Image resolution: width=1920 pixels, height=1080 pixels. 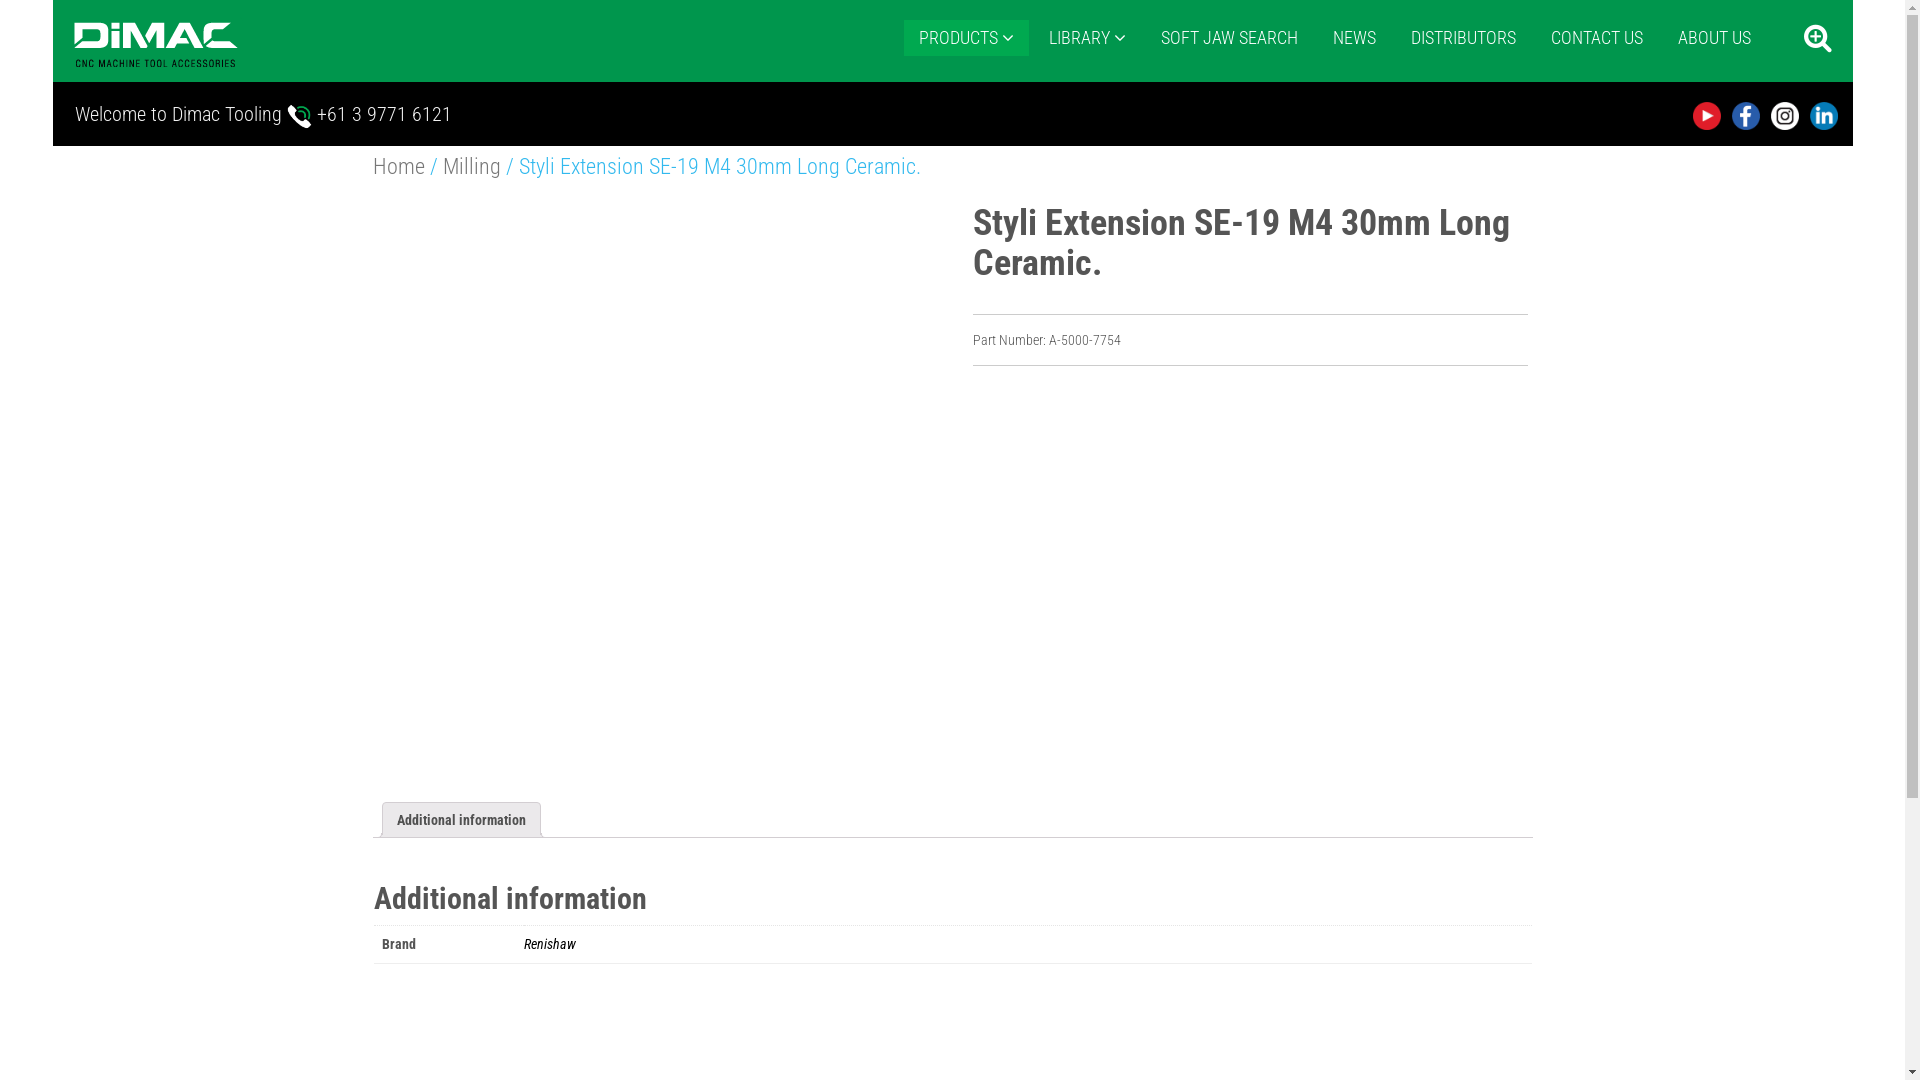 I want to click on 'SOFT JAW SEARCH', so click(x=1228, y=38).